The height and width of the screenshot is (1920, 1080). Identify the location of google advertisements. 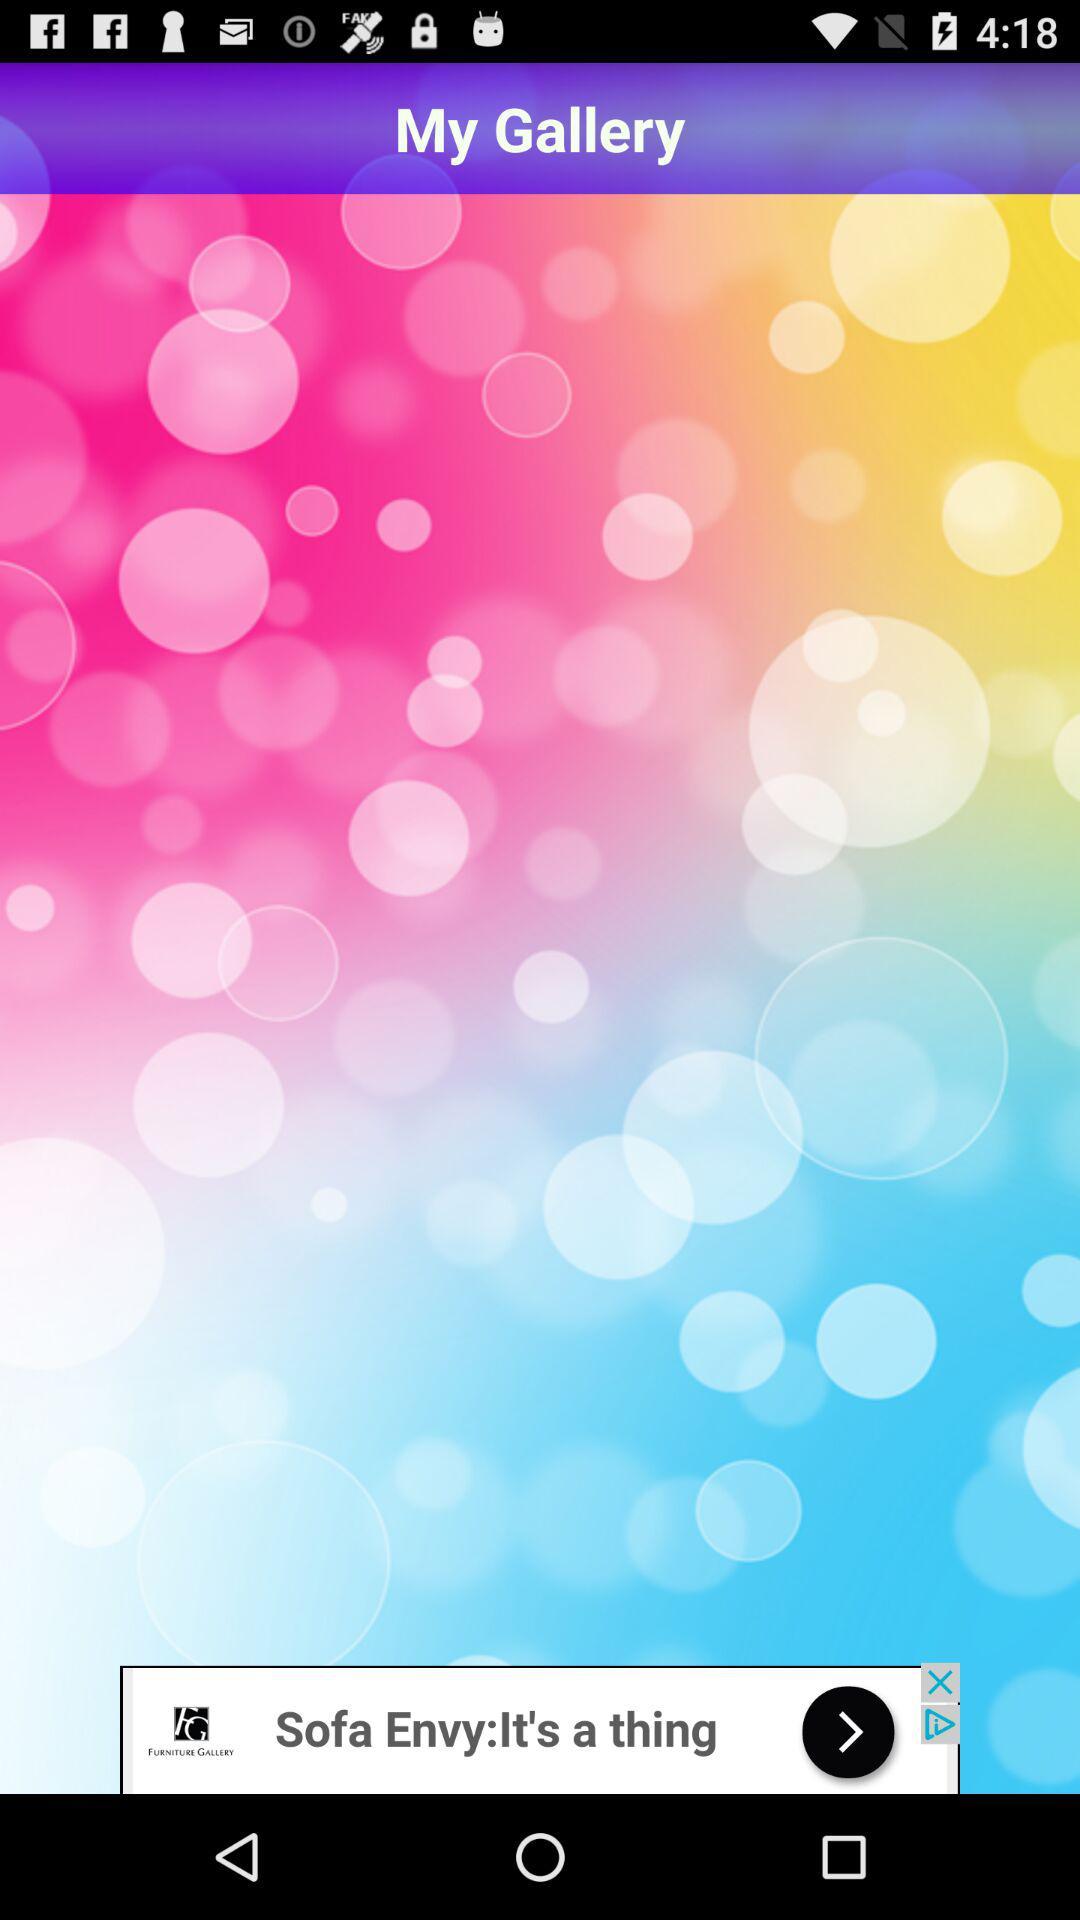
(540, 1727).